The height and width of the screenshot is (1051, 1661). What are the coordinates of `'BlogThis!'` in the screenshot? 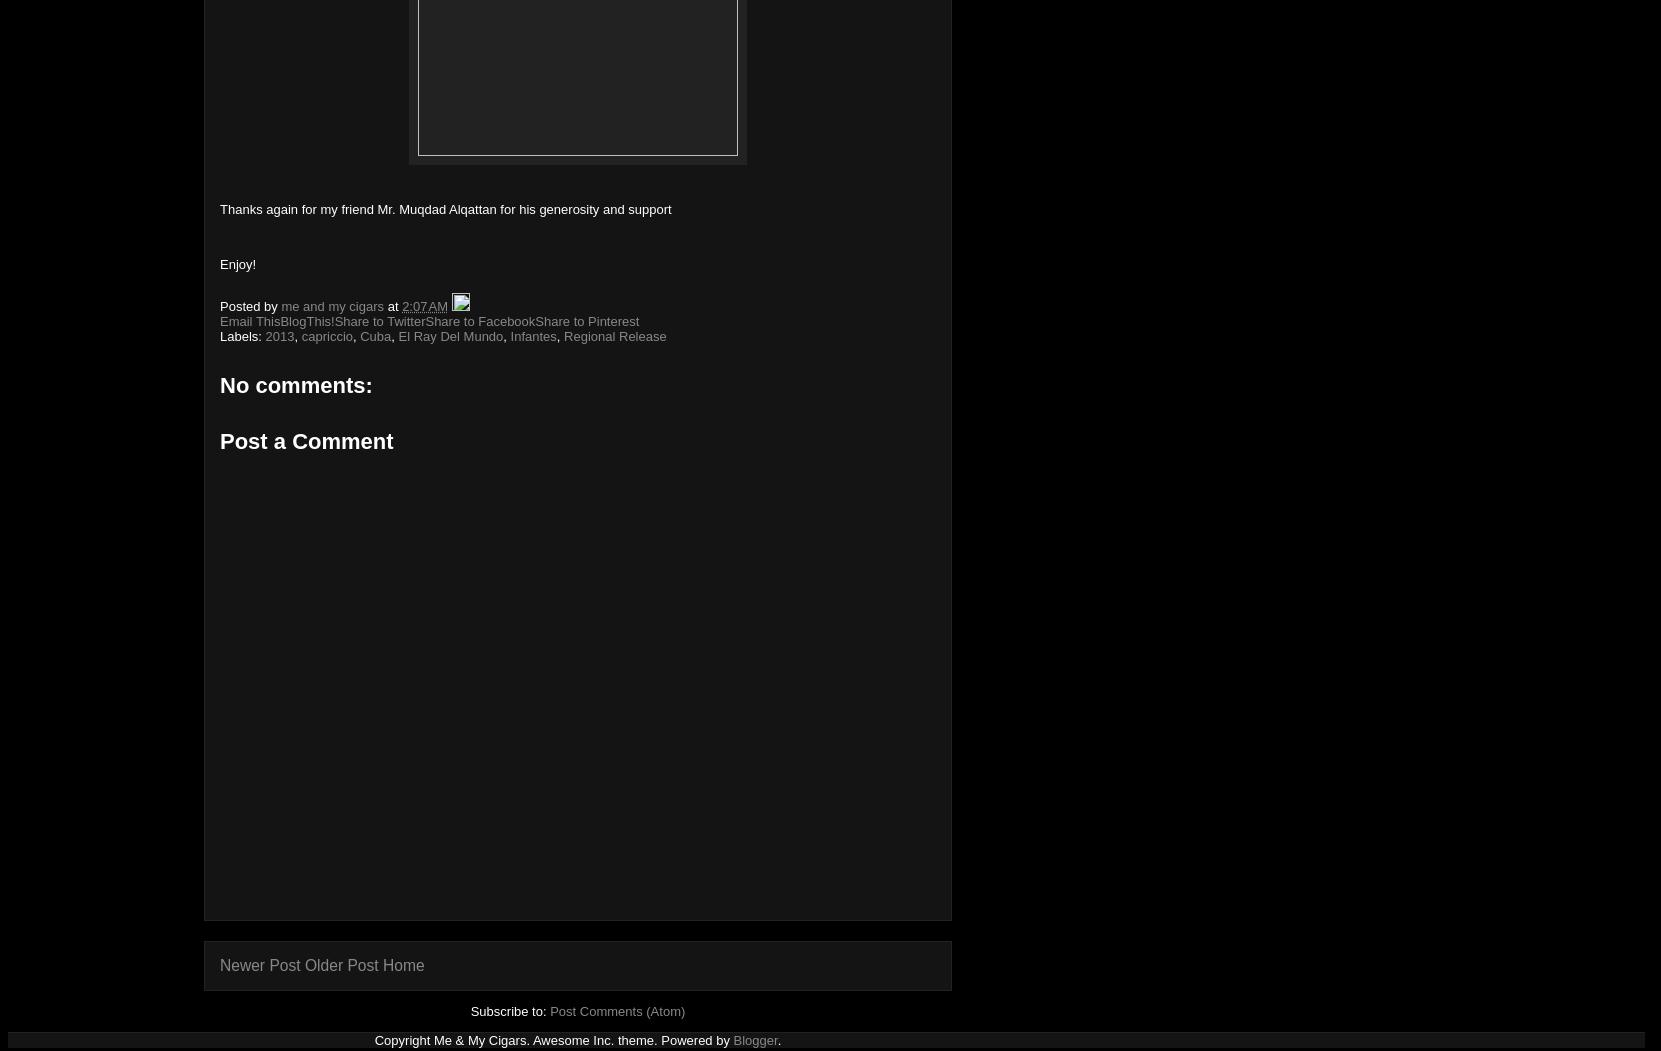 It's located at (306, 320).